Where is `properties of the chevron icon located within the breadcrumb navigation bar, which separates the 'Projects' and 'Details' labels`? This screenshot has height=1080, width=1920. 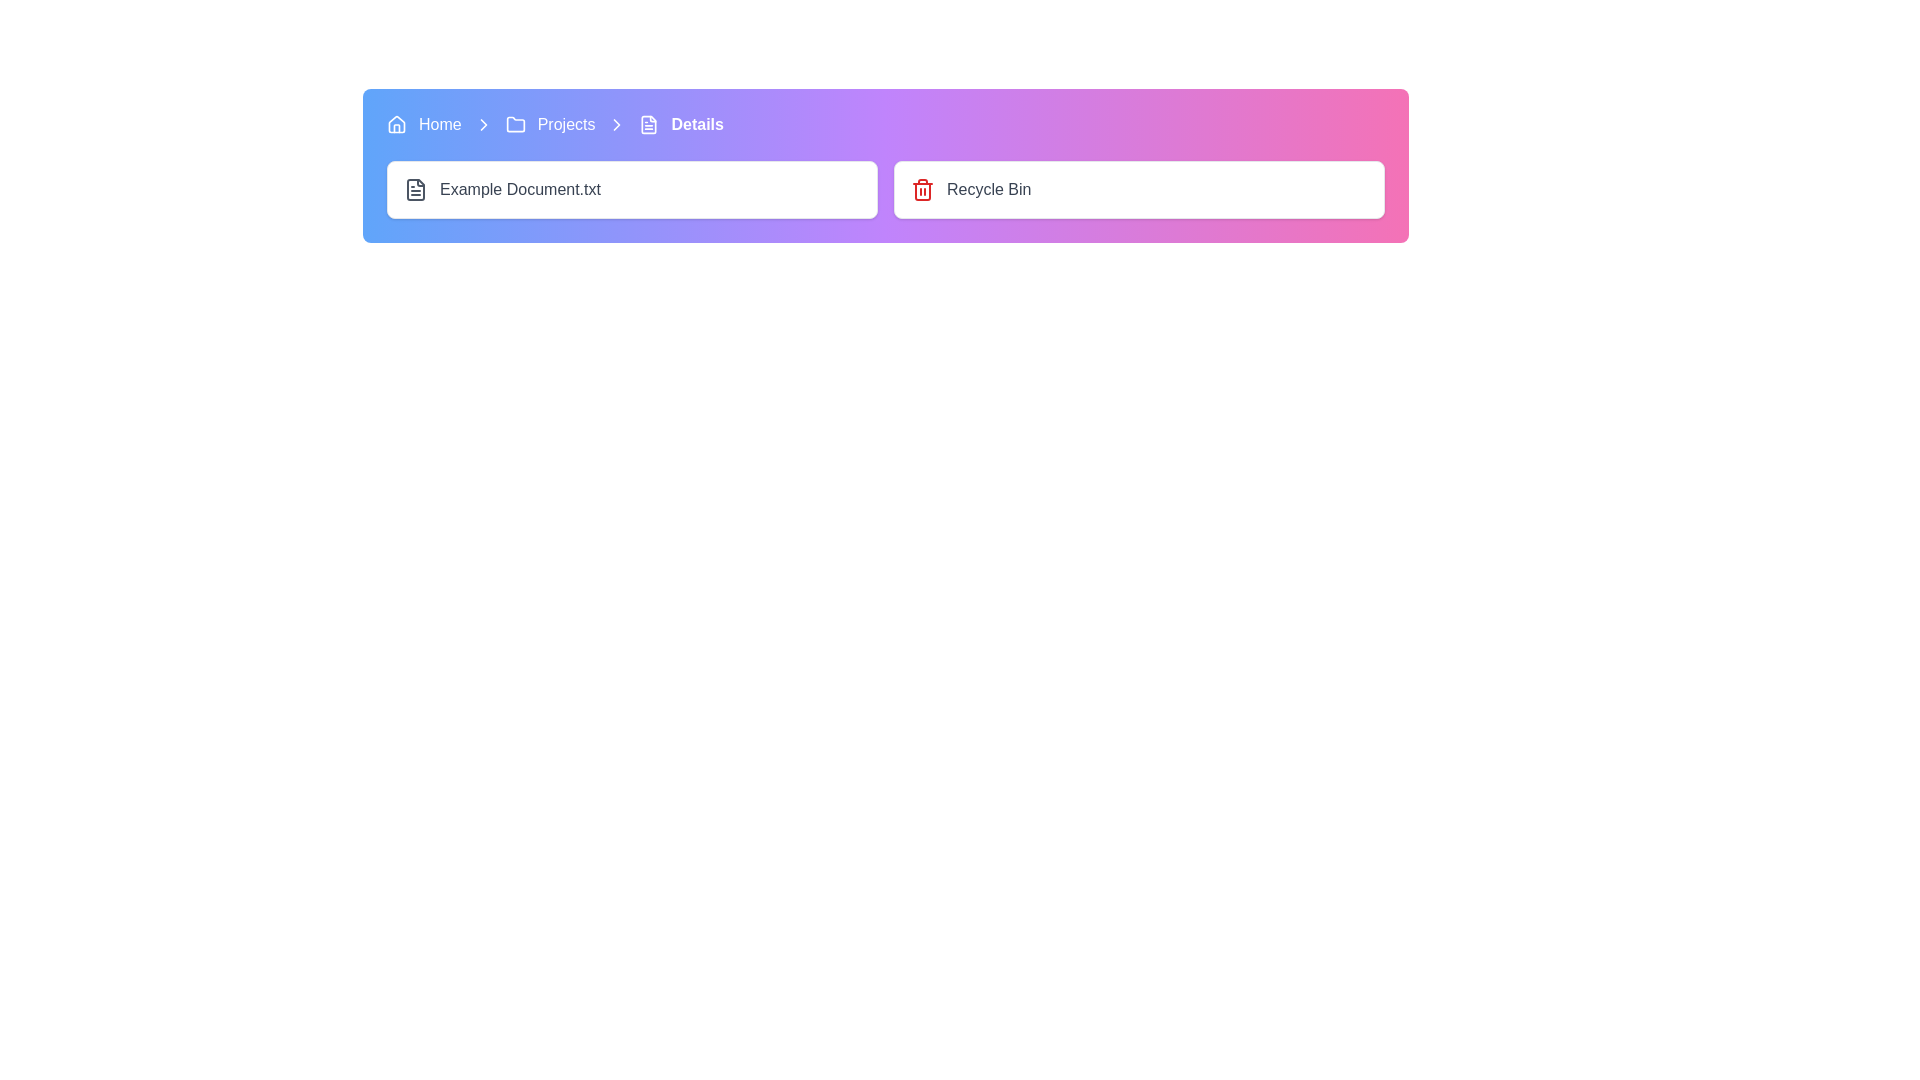
properties of the chevron icon located within the breadcrumb navigation bar, which separates the 'Projects' and 'Details' labels is located at coordinates (483, 124).